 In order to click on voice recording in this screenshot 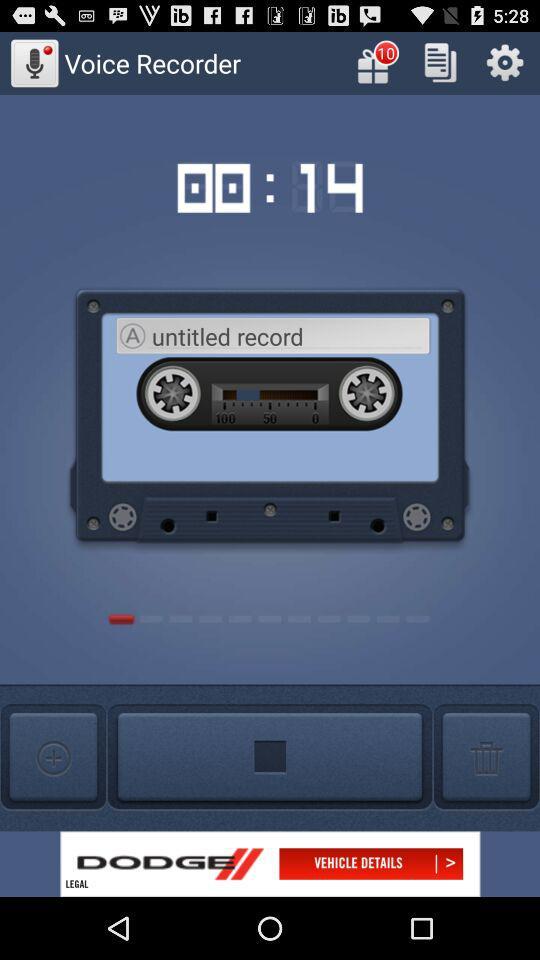, I will do `click(53, 756)`.